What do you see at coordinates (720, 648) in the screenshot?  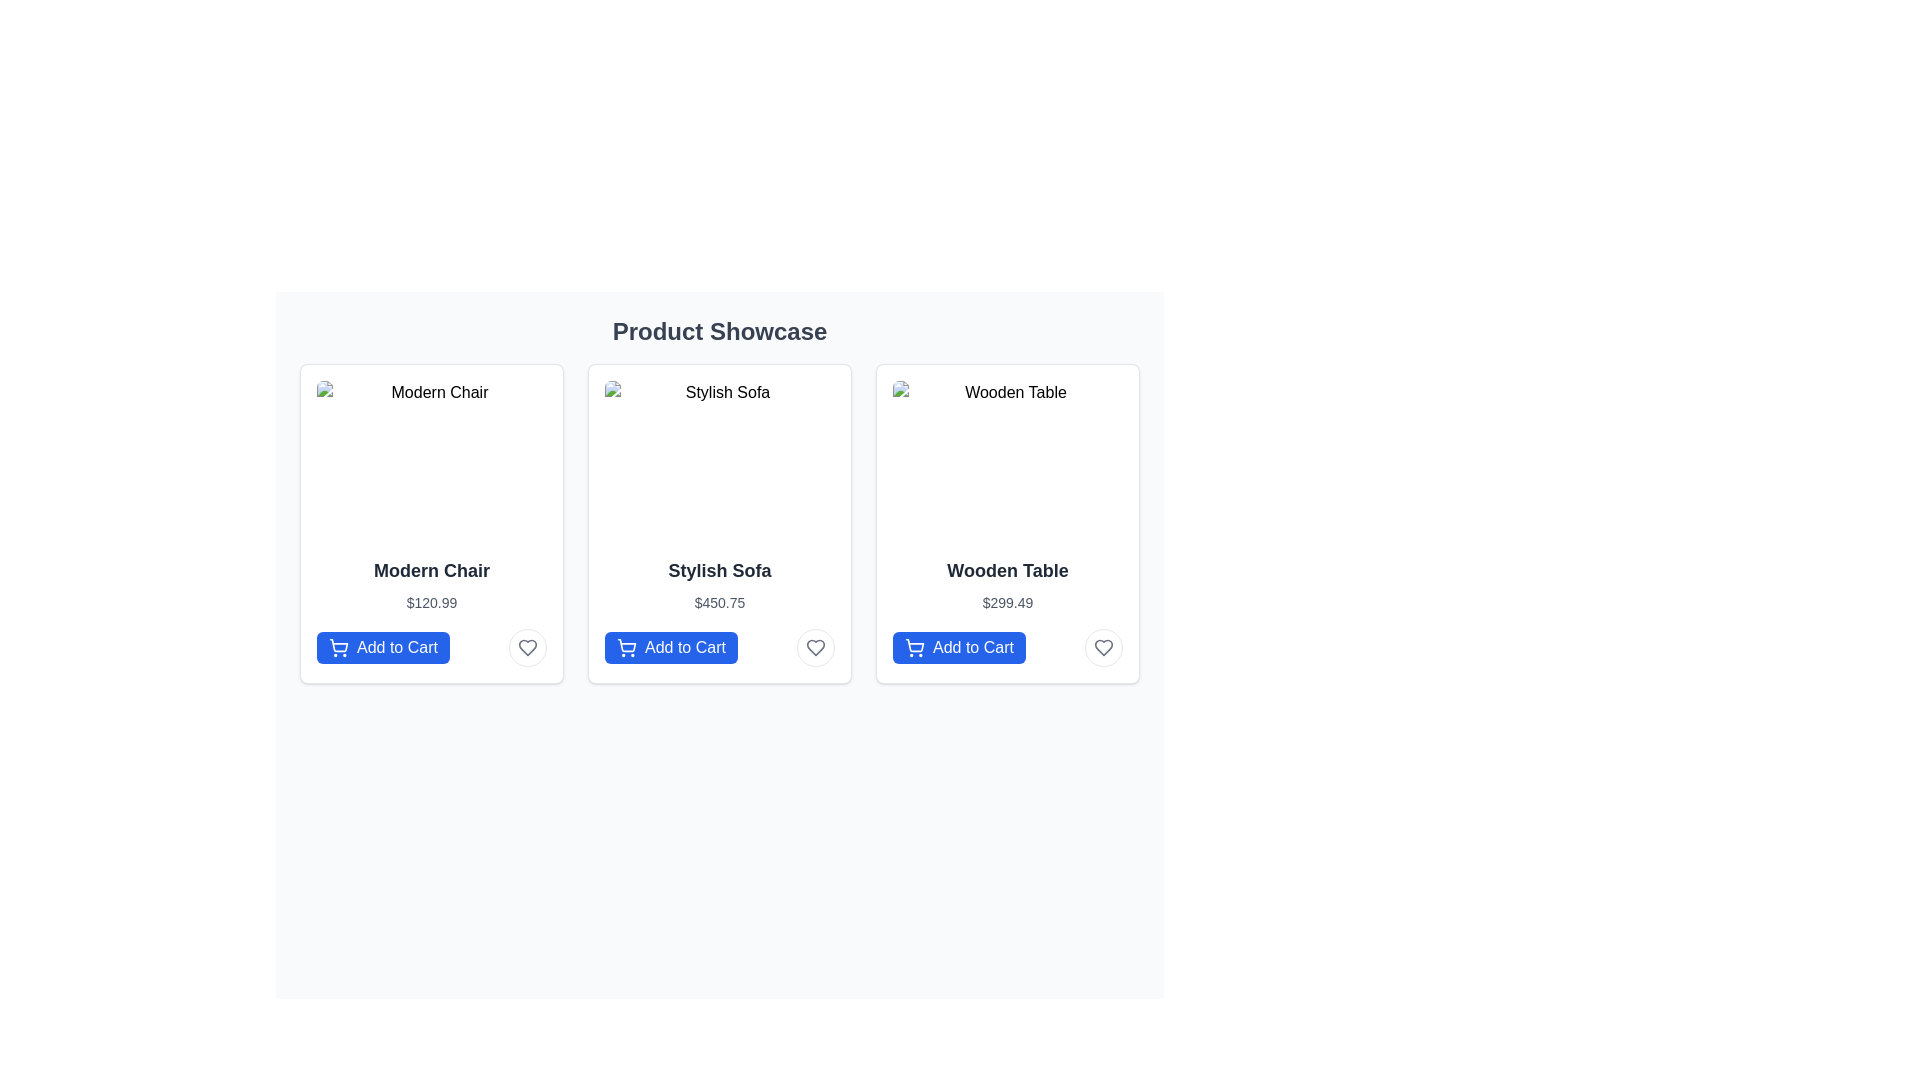 I see `the blue 'Add to Cart' button with a shopping cart icon located at the bottom center of the product card for 'Stylish Sofa'` at bounding box center [720, 648].